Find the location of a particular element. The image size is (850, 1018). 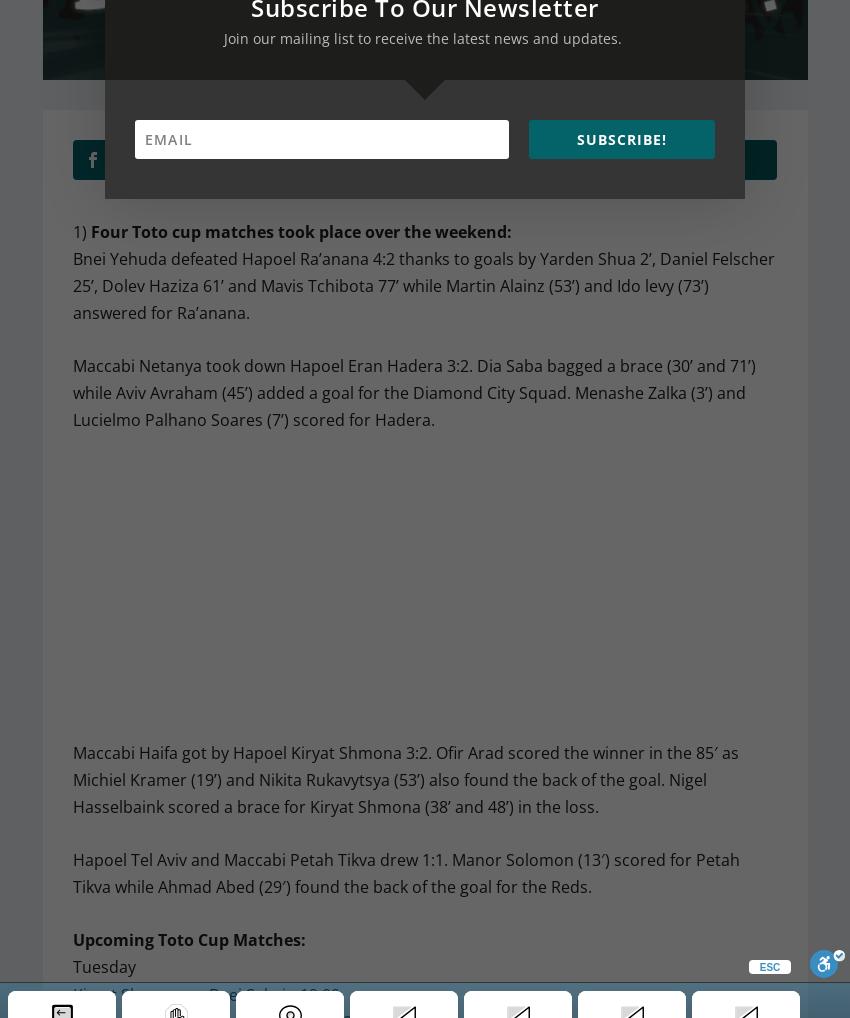

'Upcoming Toto Cup Matches:' is located at coordinates (187, 939).